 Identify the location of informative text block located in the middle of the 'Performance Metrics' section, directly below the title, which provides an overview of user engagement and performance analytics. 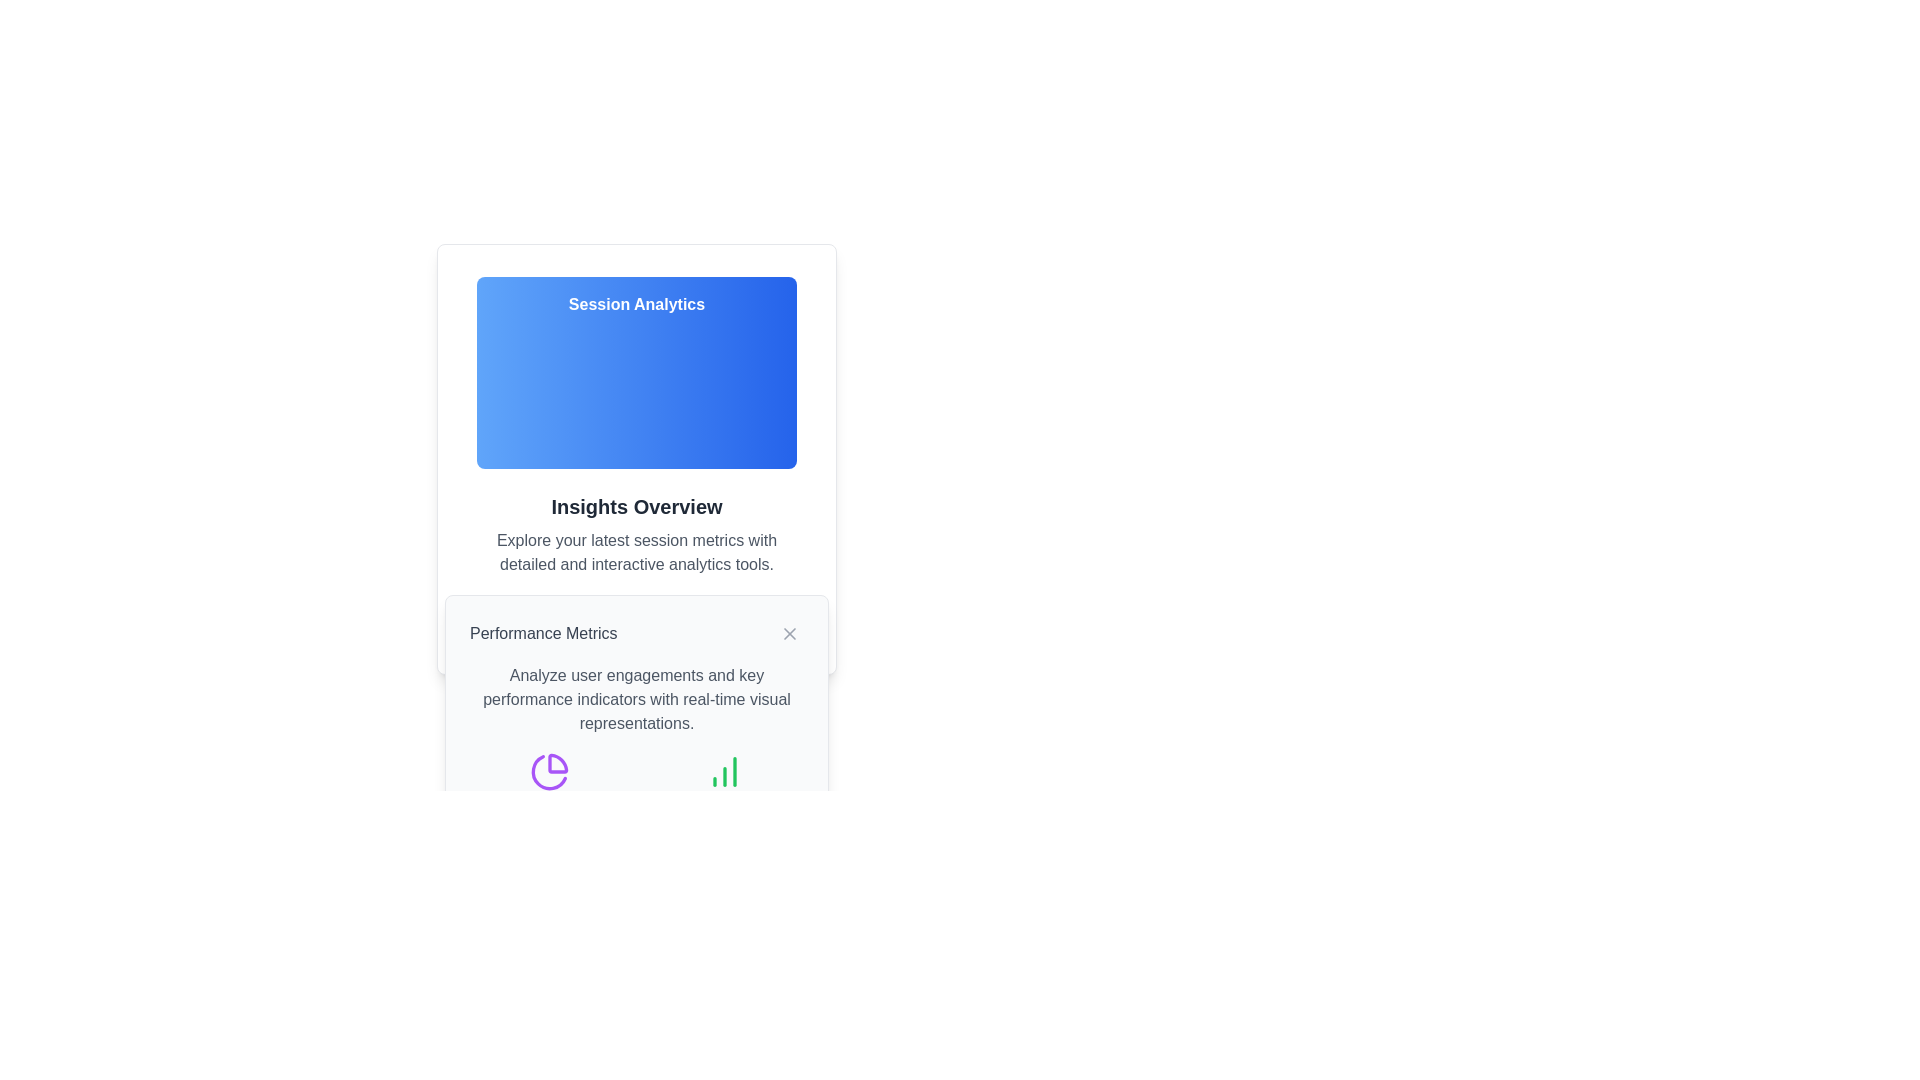
(636, 698).